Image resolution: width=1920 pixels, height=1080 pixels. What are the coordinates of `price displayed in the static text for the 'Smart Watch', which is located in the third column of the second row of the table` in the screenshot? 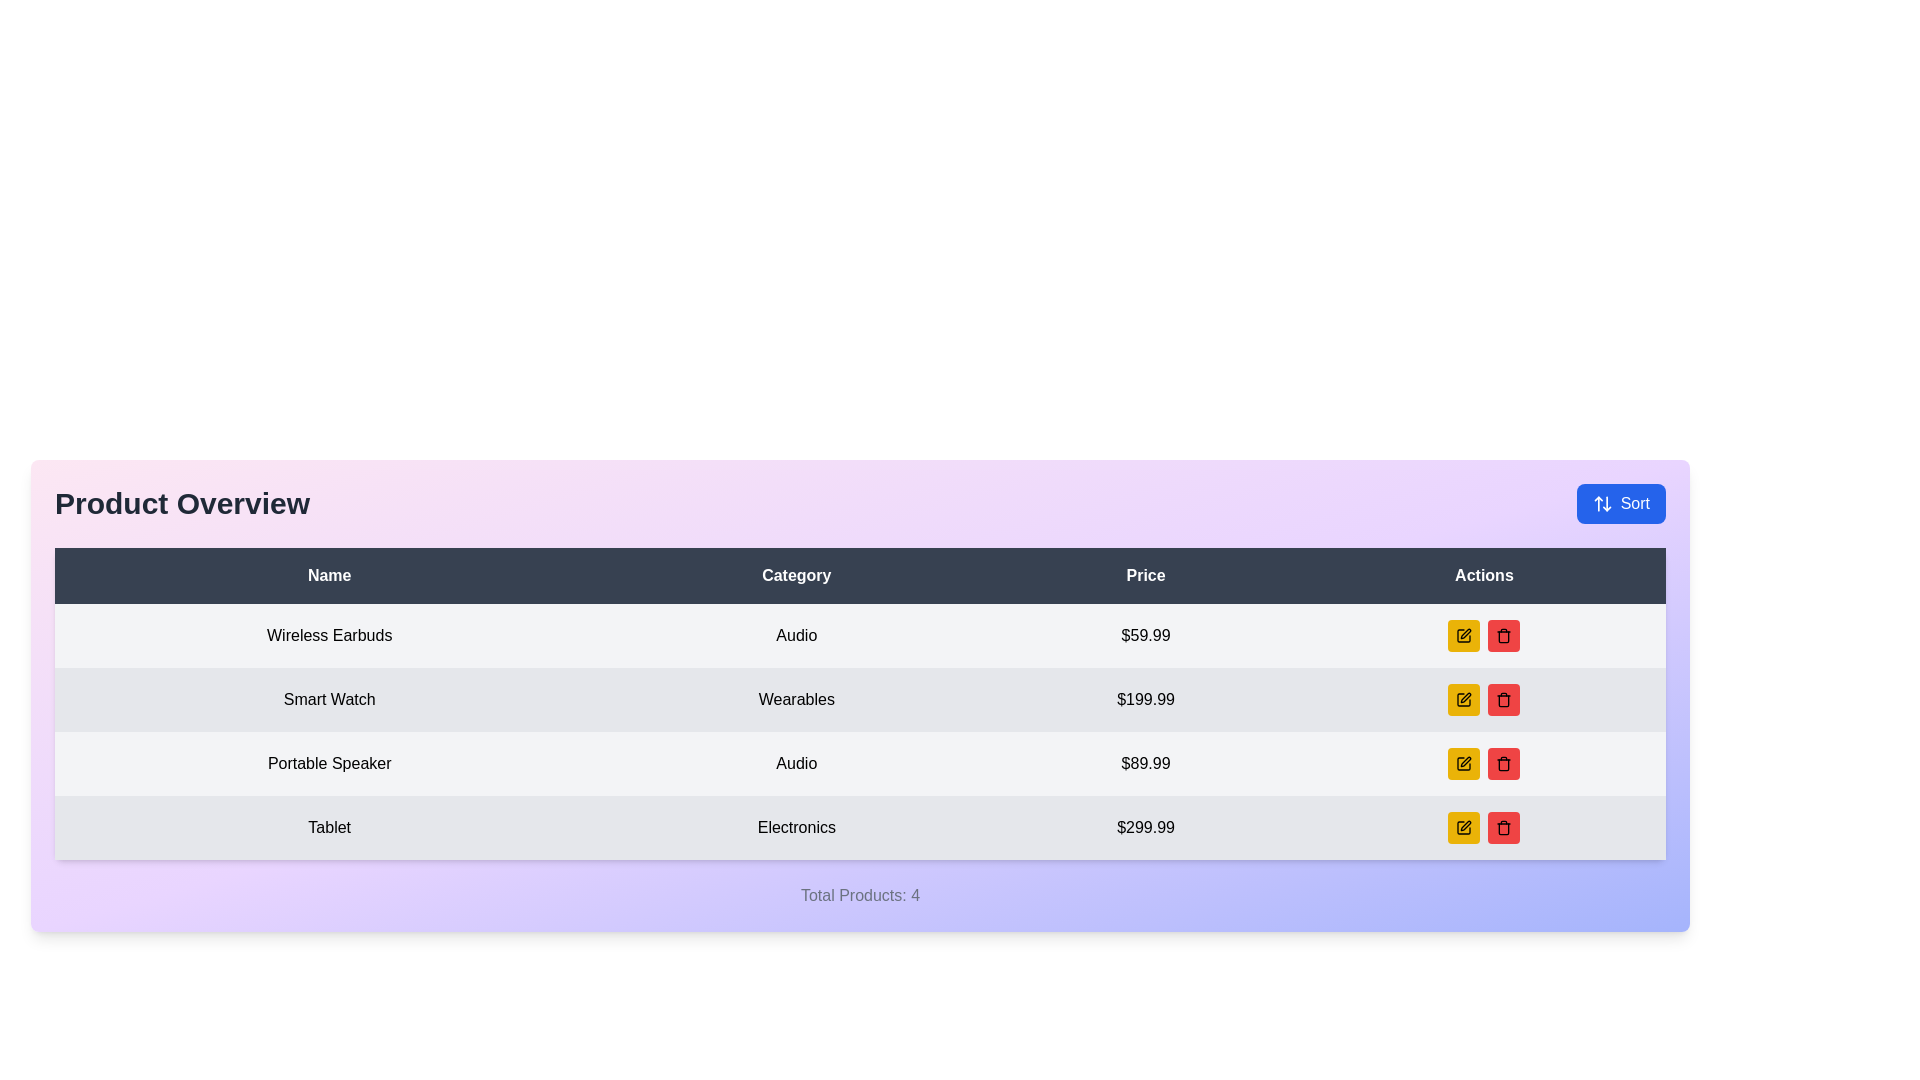 It's located at (1146, 698).